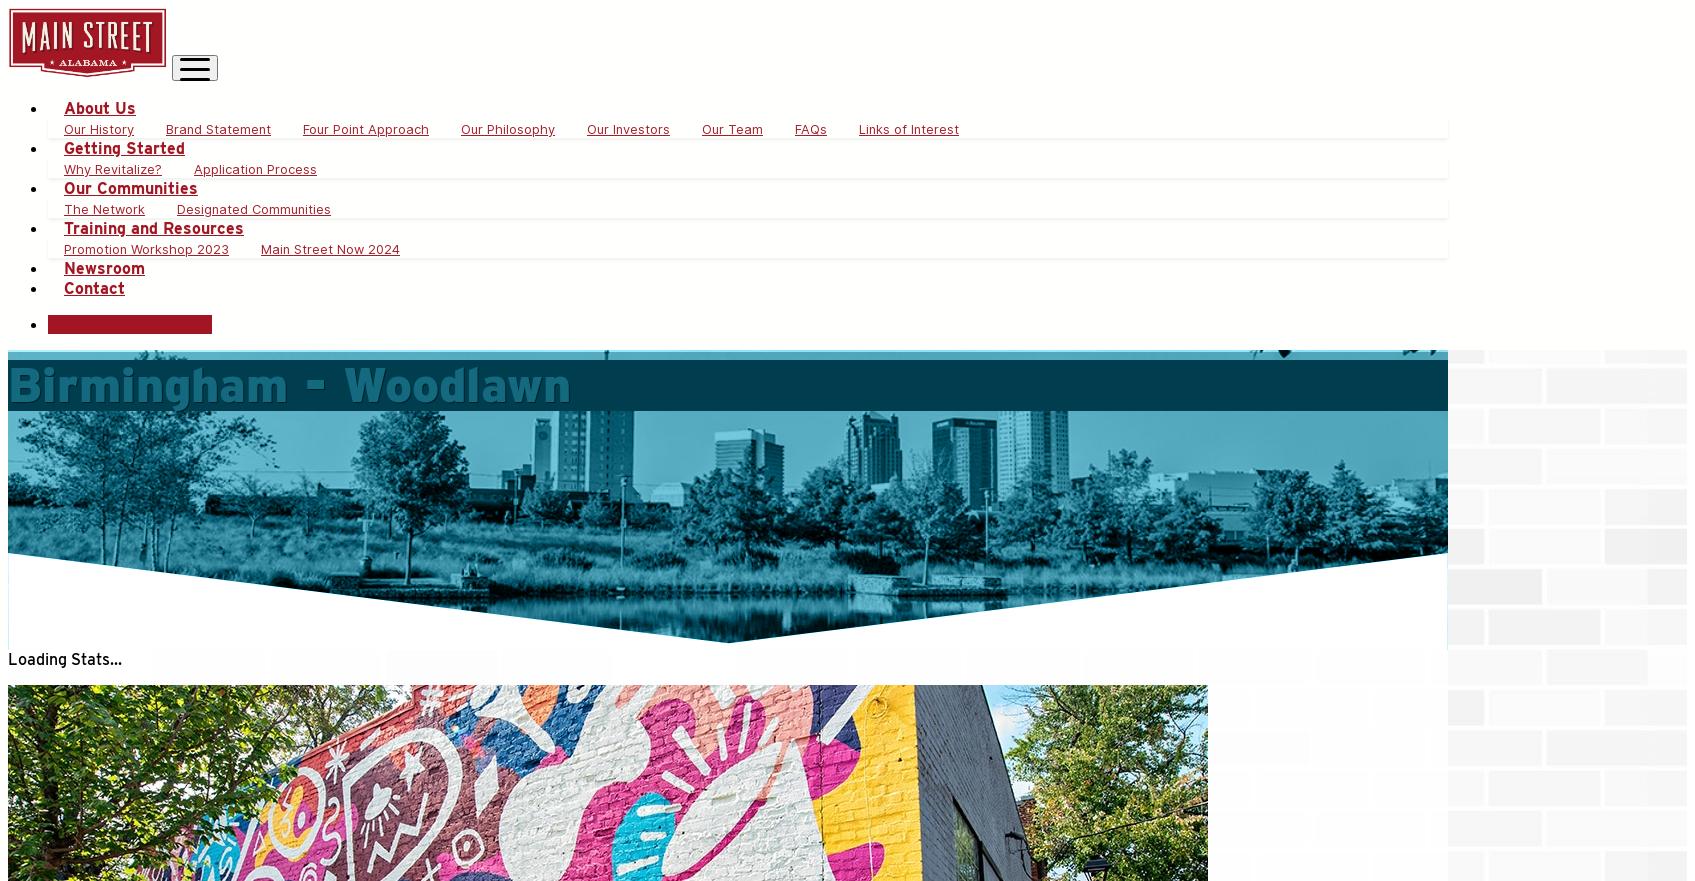 The height and width of the screenshot is (881, 1695). What do you see at coordinates (129, 324) in the screenshot?
I see `'BECOME A PARTNER'` at bounding box center [129, 324].